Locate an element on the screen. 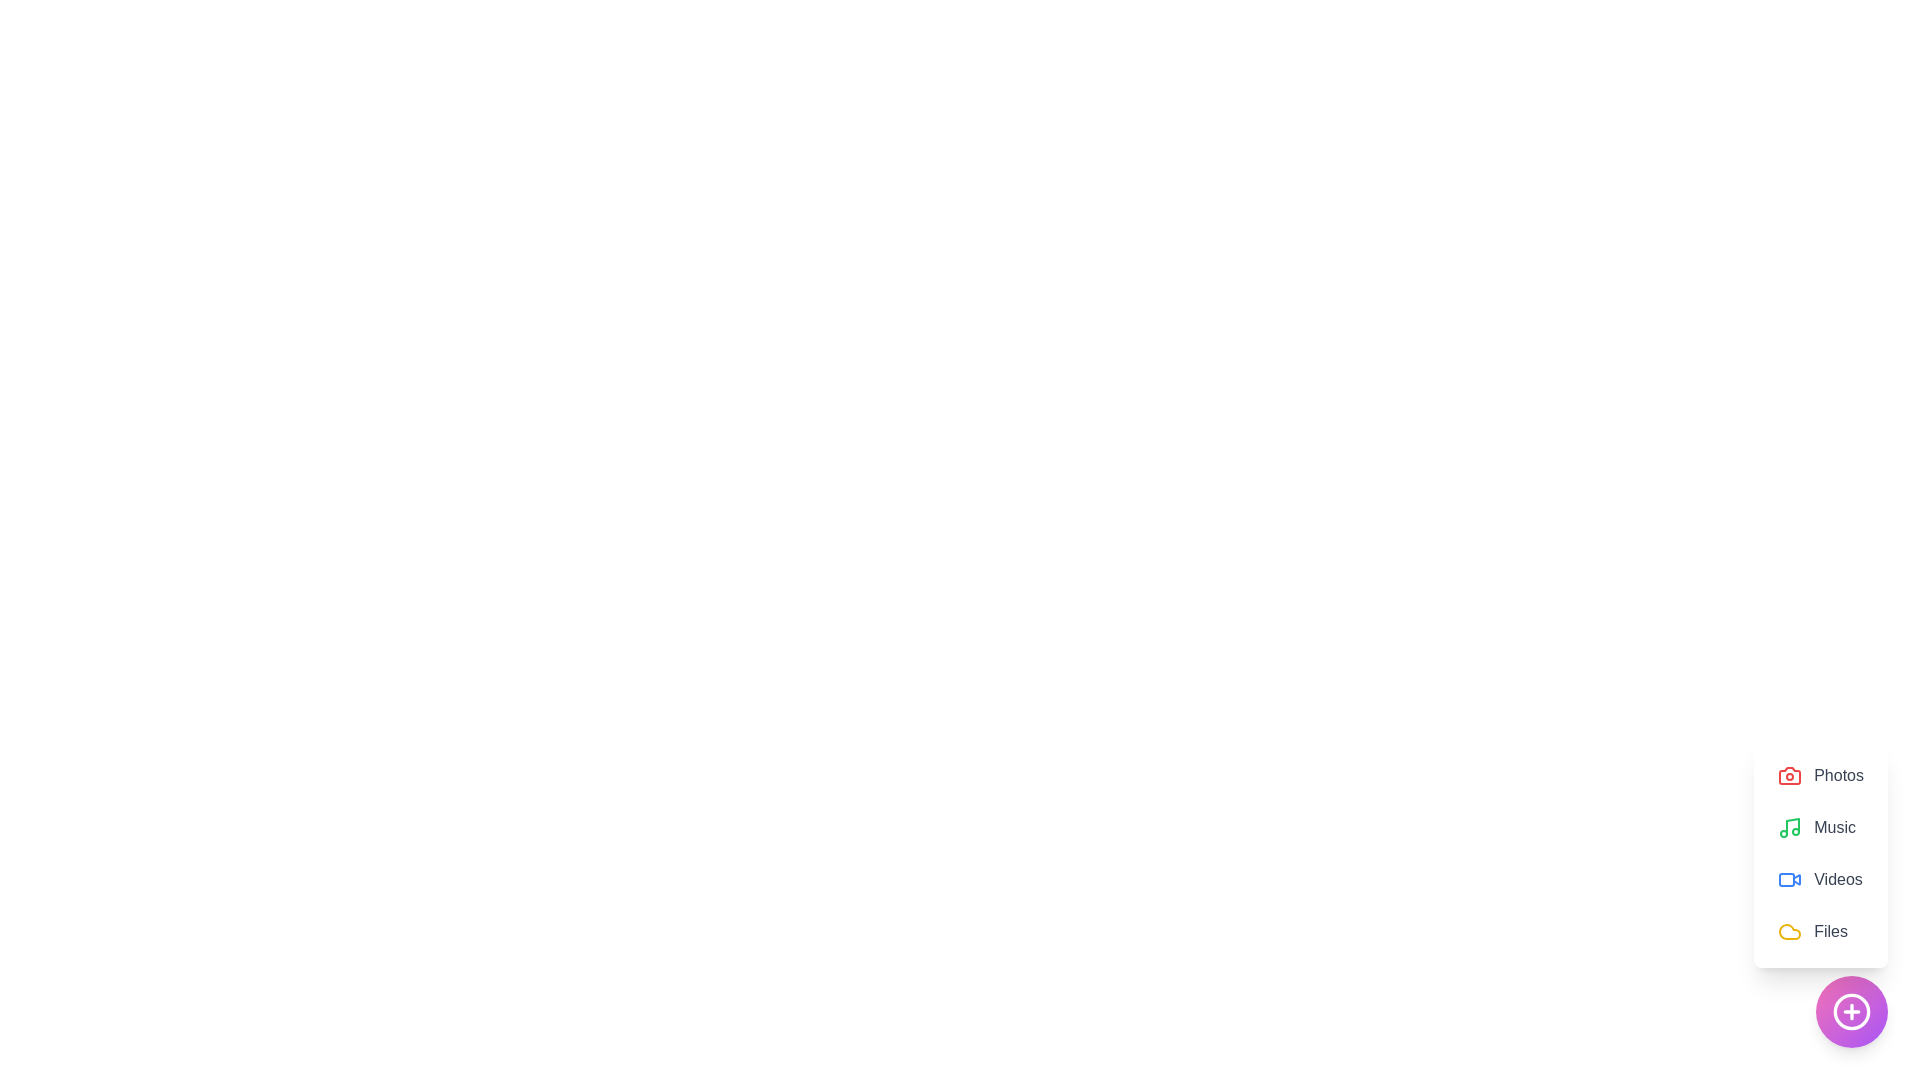 Image resolution: width=1920 pixels, height=1080 pixels. the option Videos to select it is located at coordinates (1820, 878).